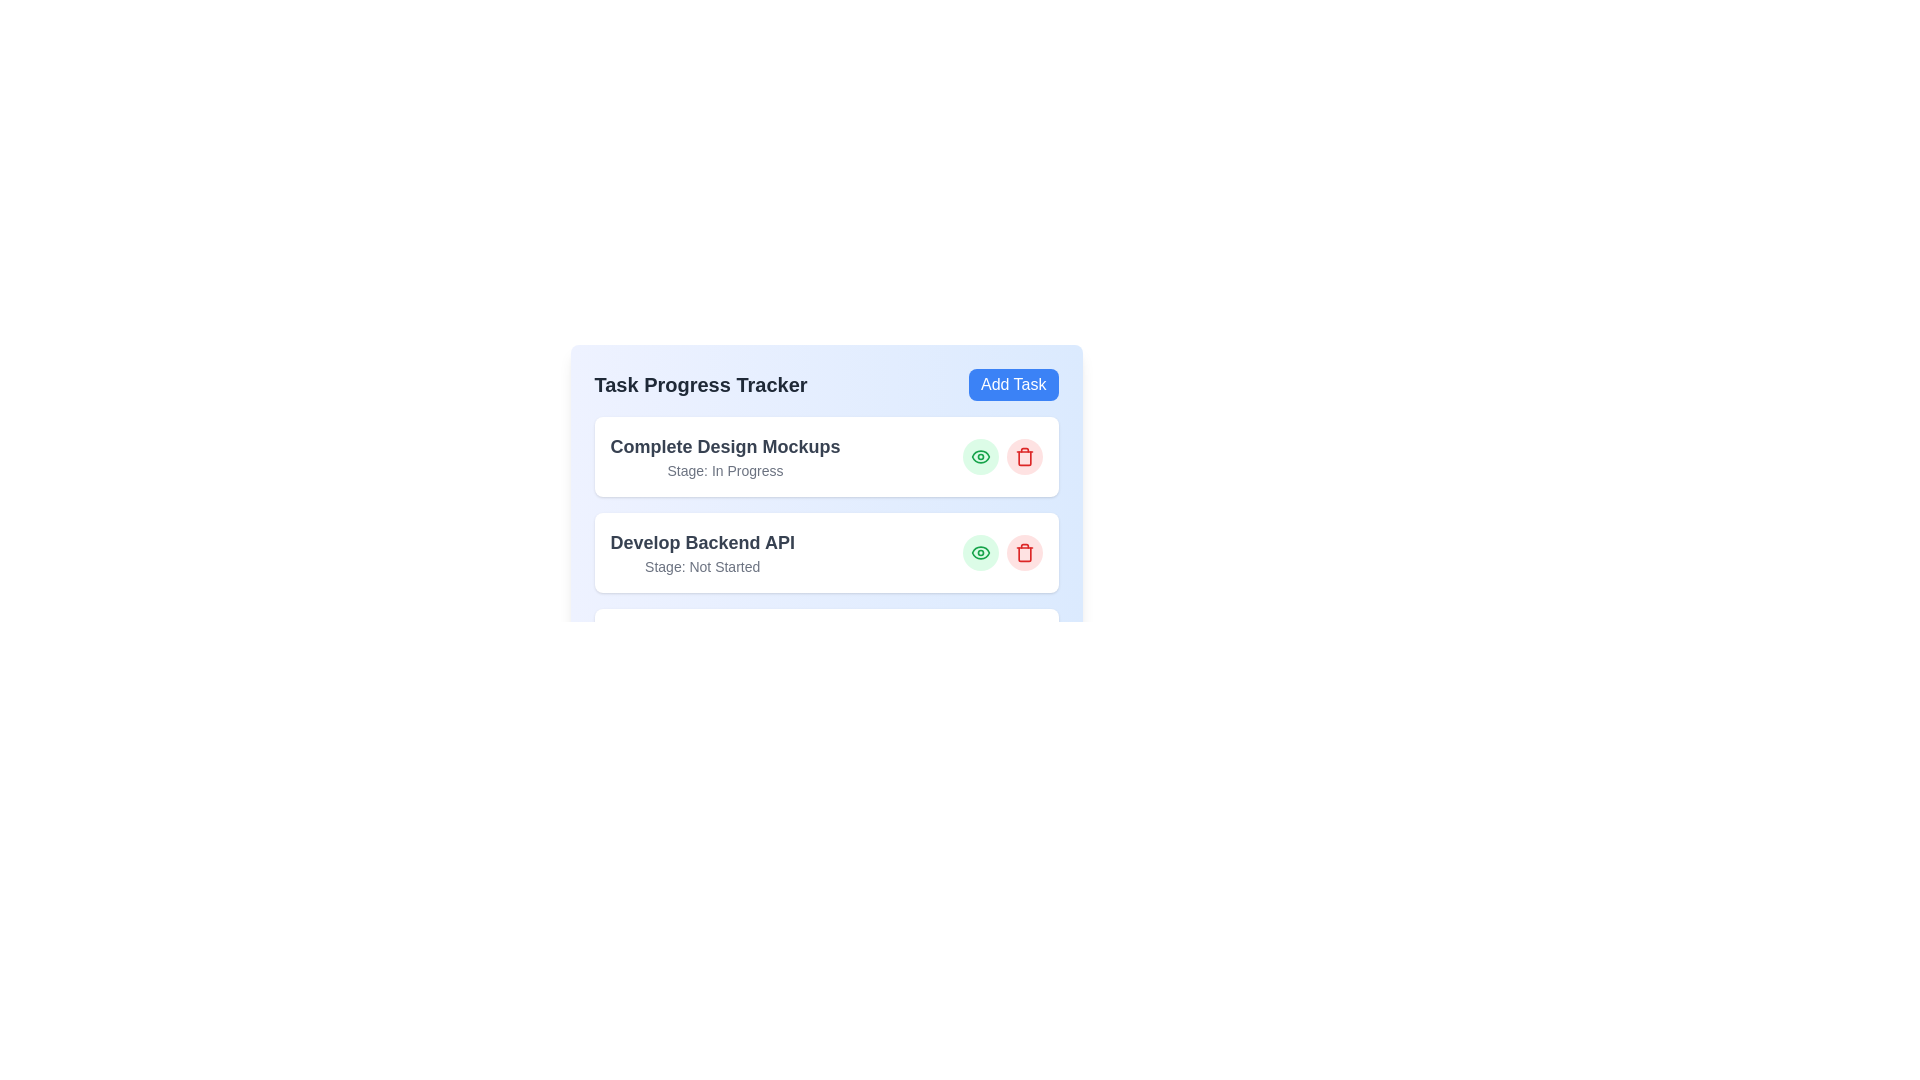 The width and height of the screenshot is (1920, 1080). I want to click on the 'Add Task' button to open the task addition interface, so click(1013, 385).